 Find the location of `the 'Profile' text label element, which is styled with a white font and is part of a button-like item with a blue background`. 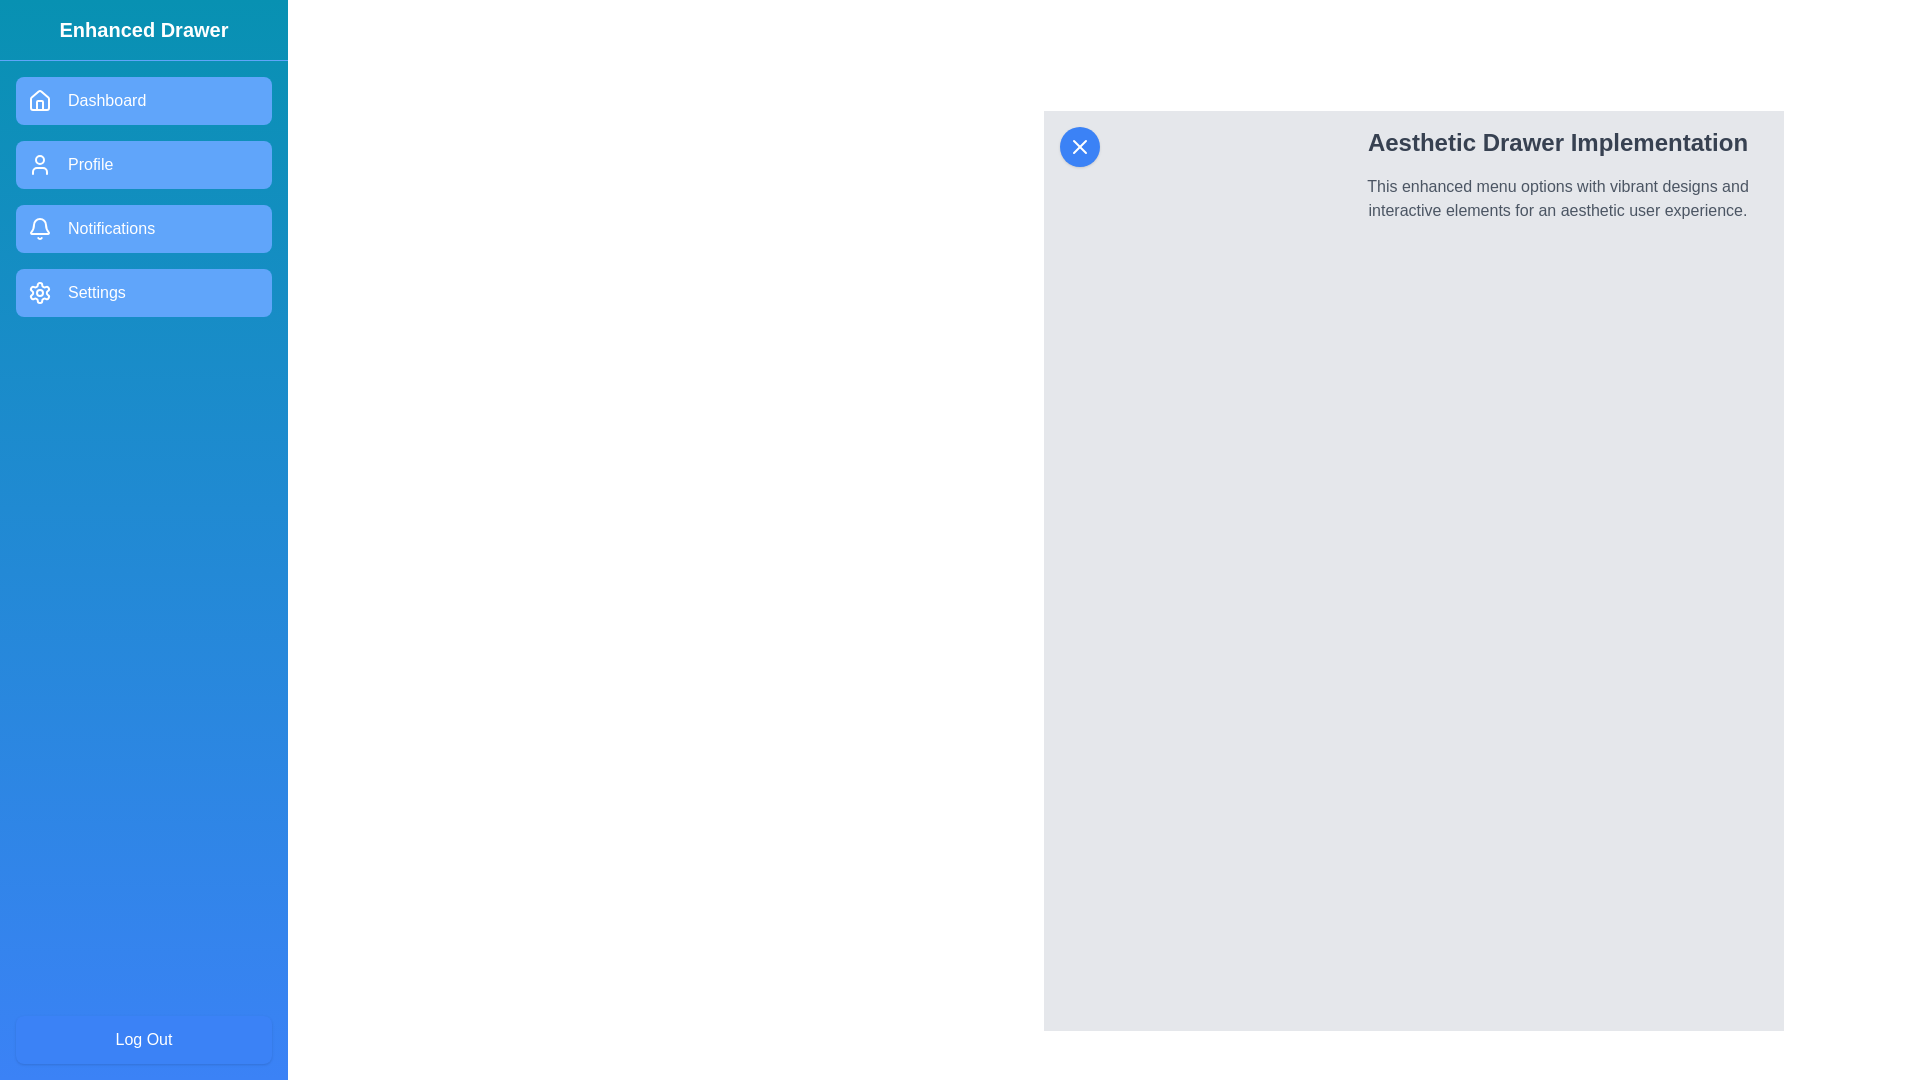

the 'Profile' text label element, which is styled with a white font and is part of a button-like item with a blue background is located at coordinates (89, 164).